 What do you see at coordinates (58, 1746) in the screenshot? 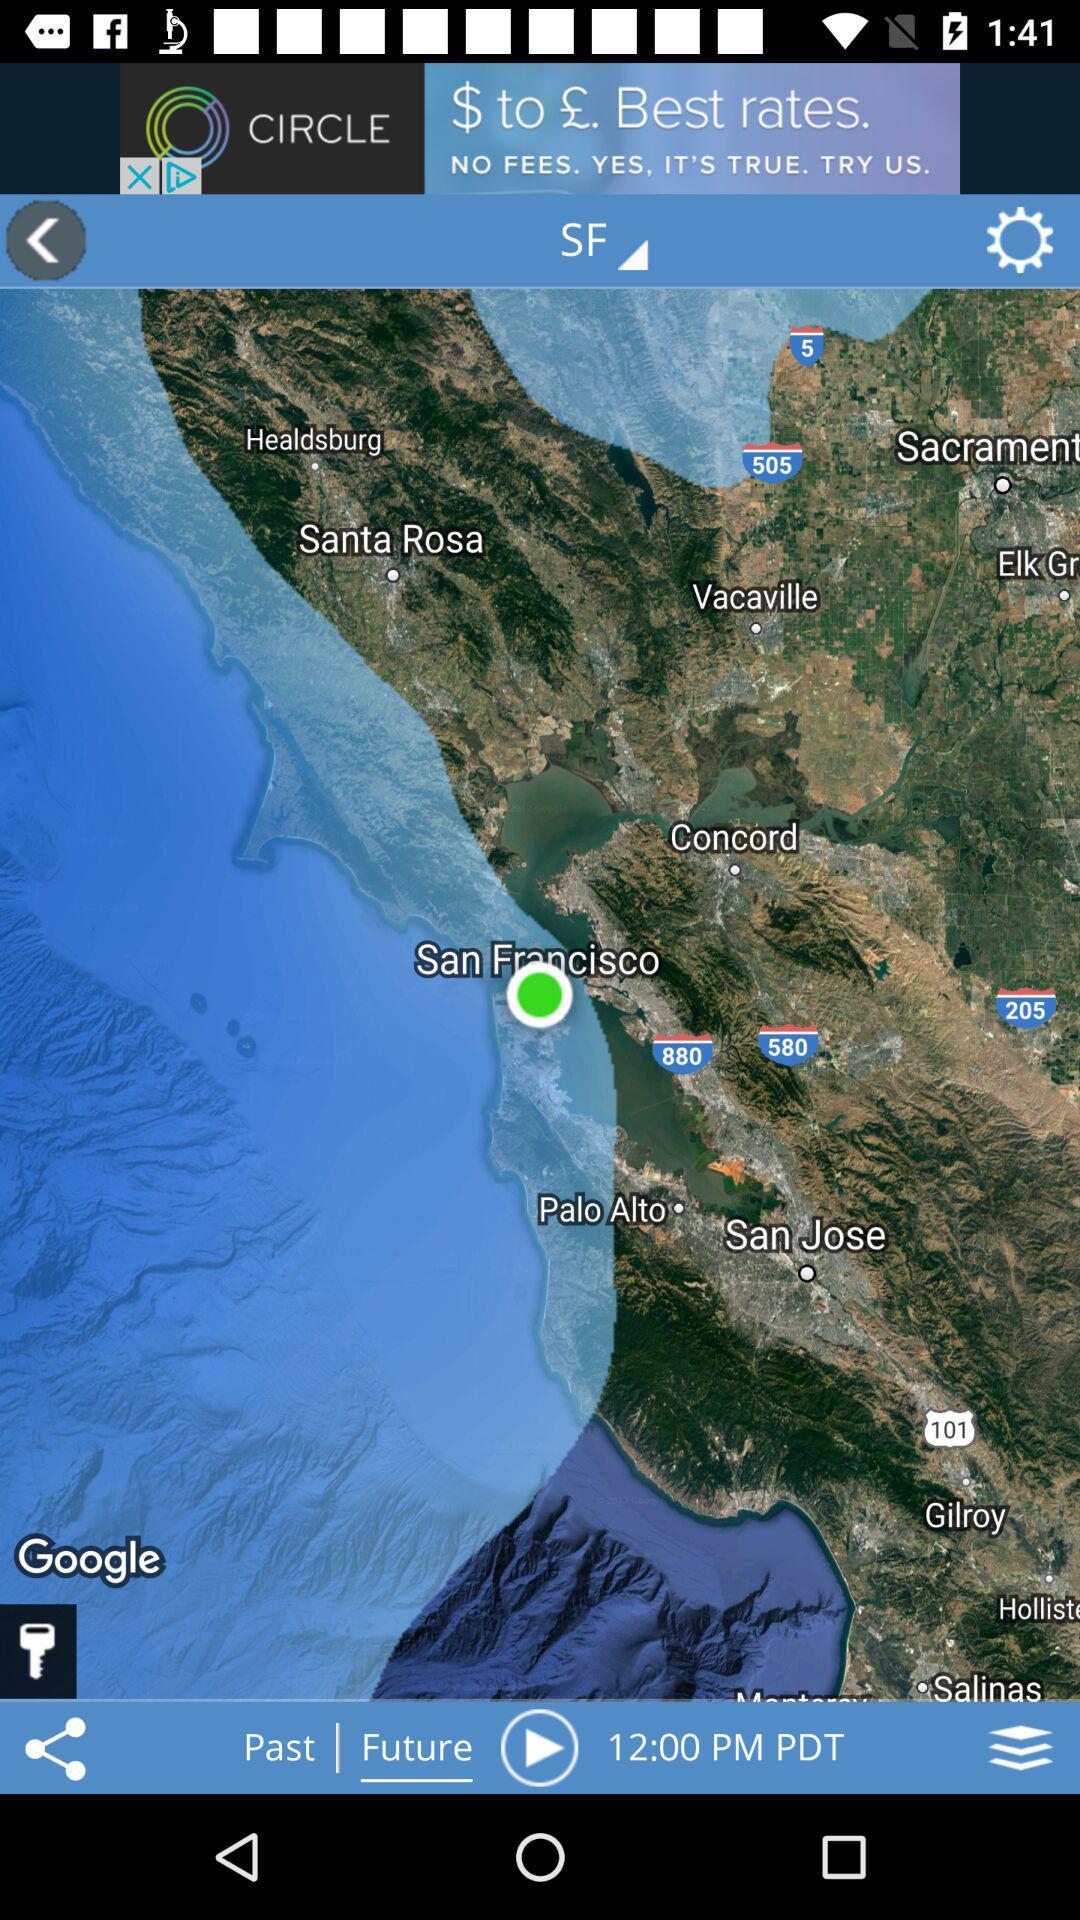
I see `the share icon` at bounding box center [58, 1746].